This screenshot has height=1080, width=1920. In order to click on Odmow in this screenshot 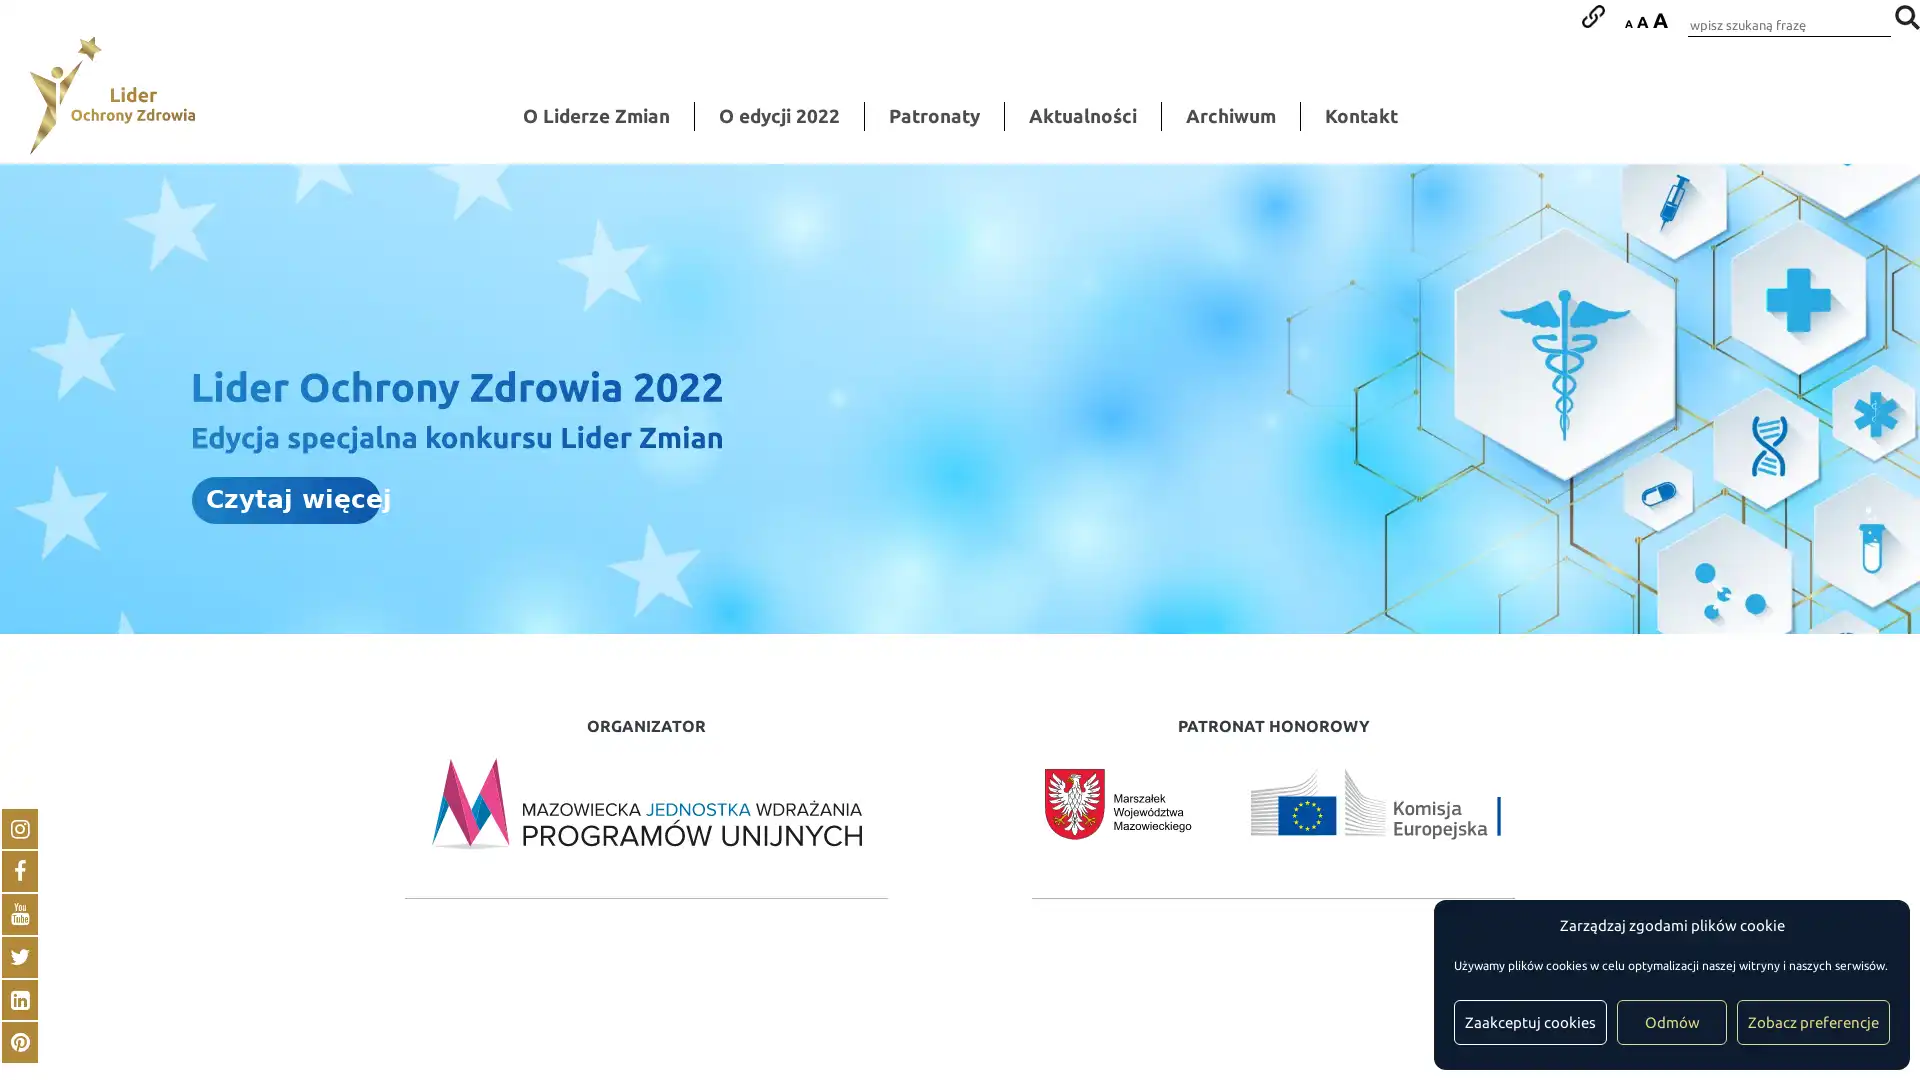, I will do `click(1671, 1022)`.